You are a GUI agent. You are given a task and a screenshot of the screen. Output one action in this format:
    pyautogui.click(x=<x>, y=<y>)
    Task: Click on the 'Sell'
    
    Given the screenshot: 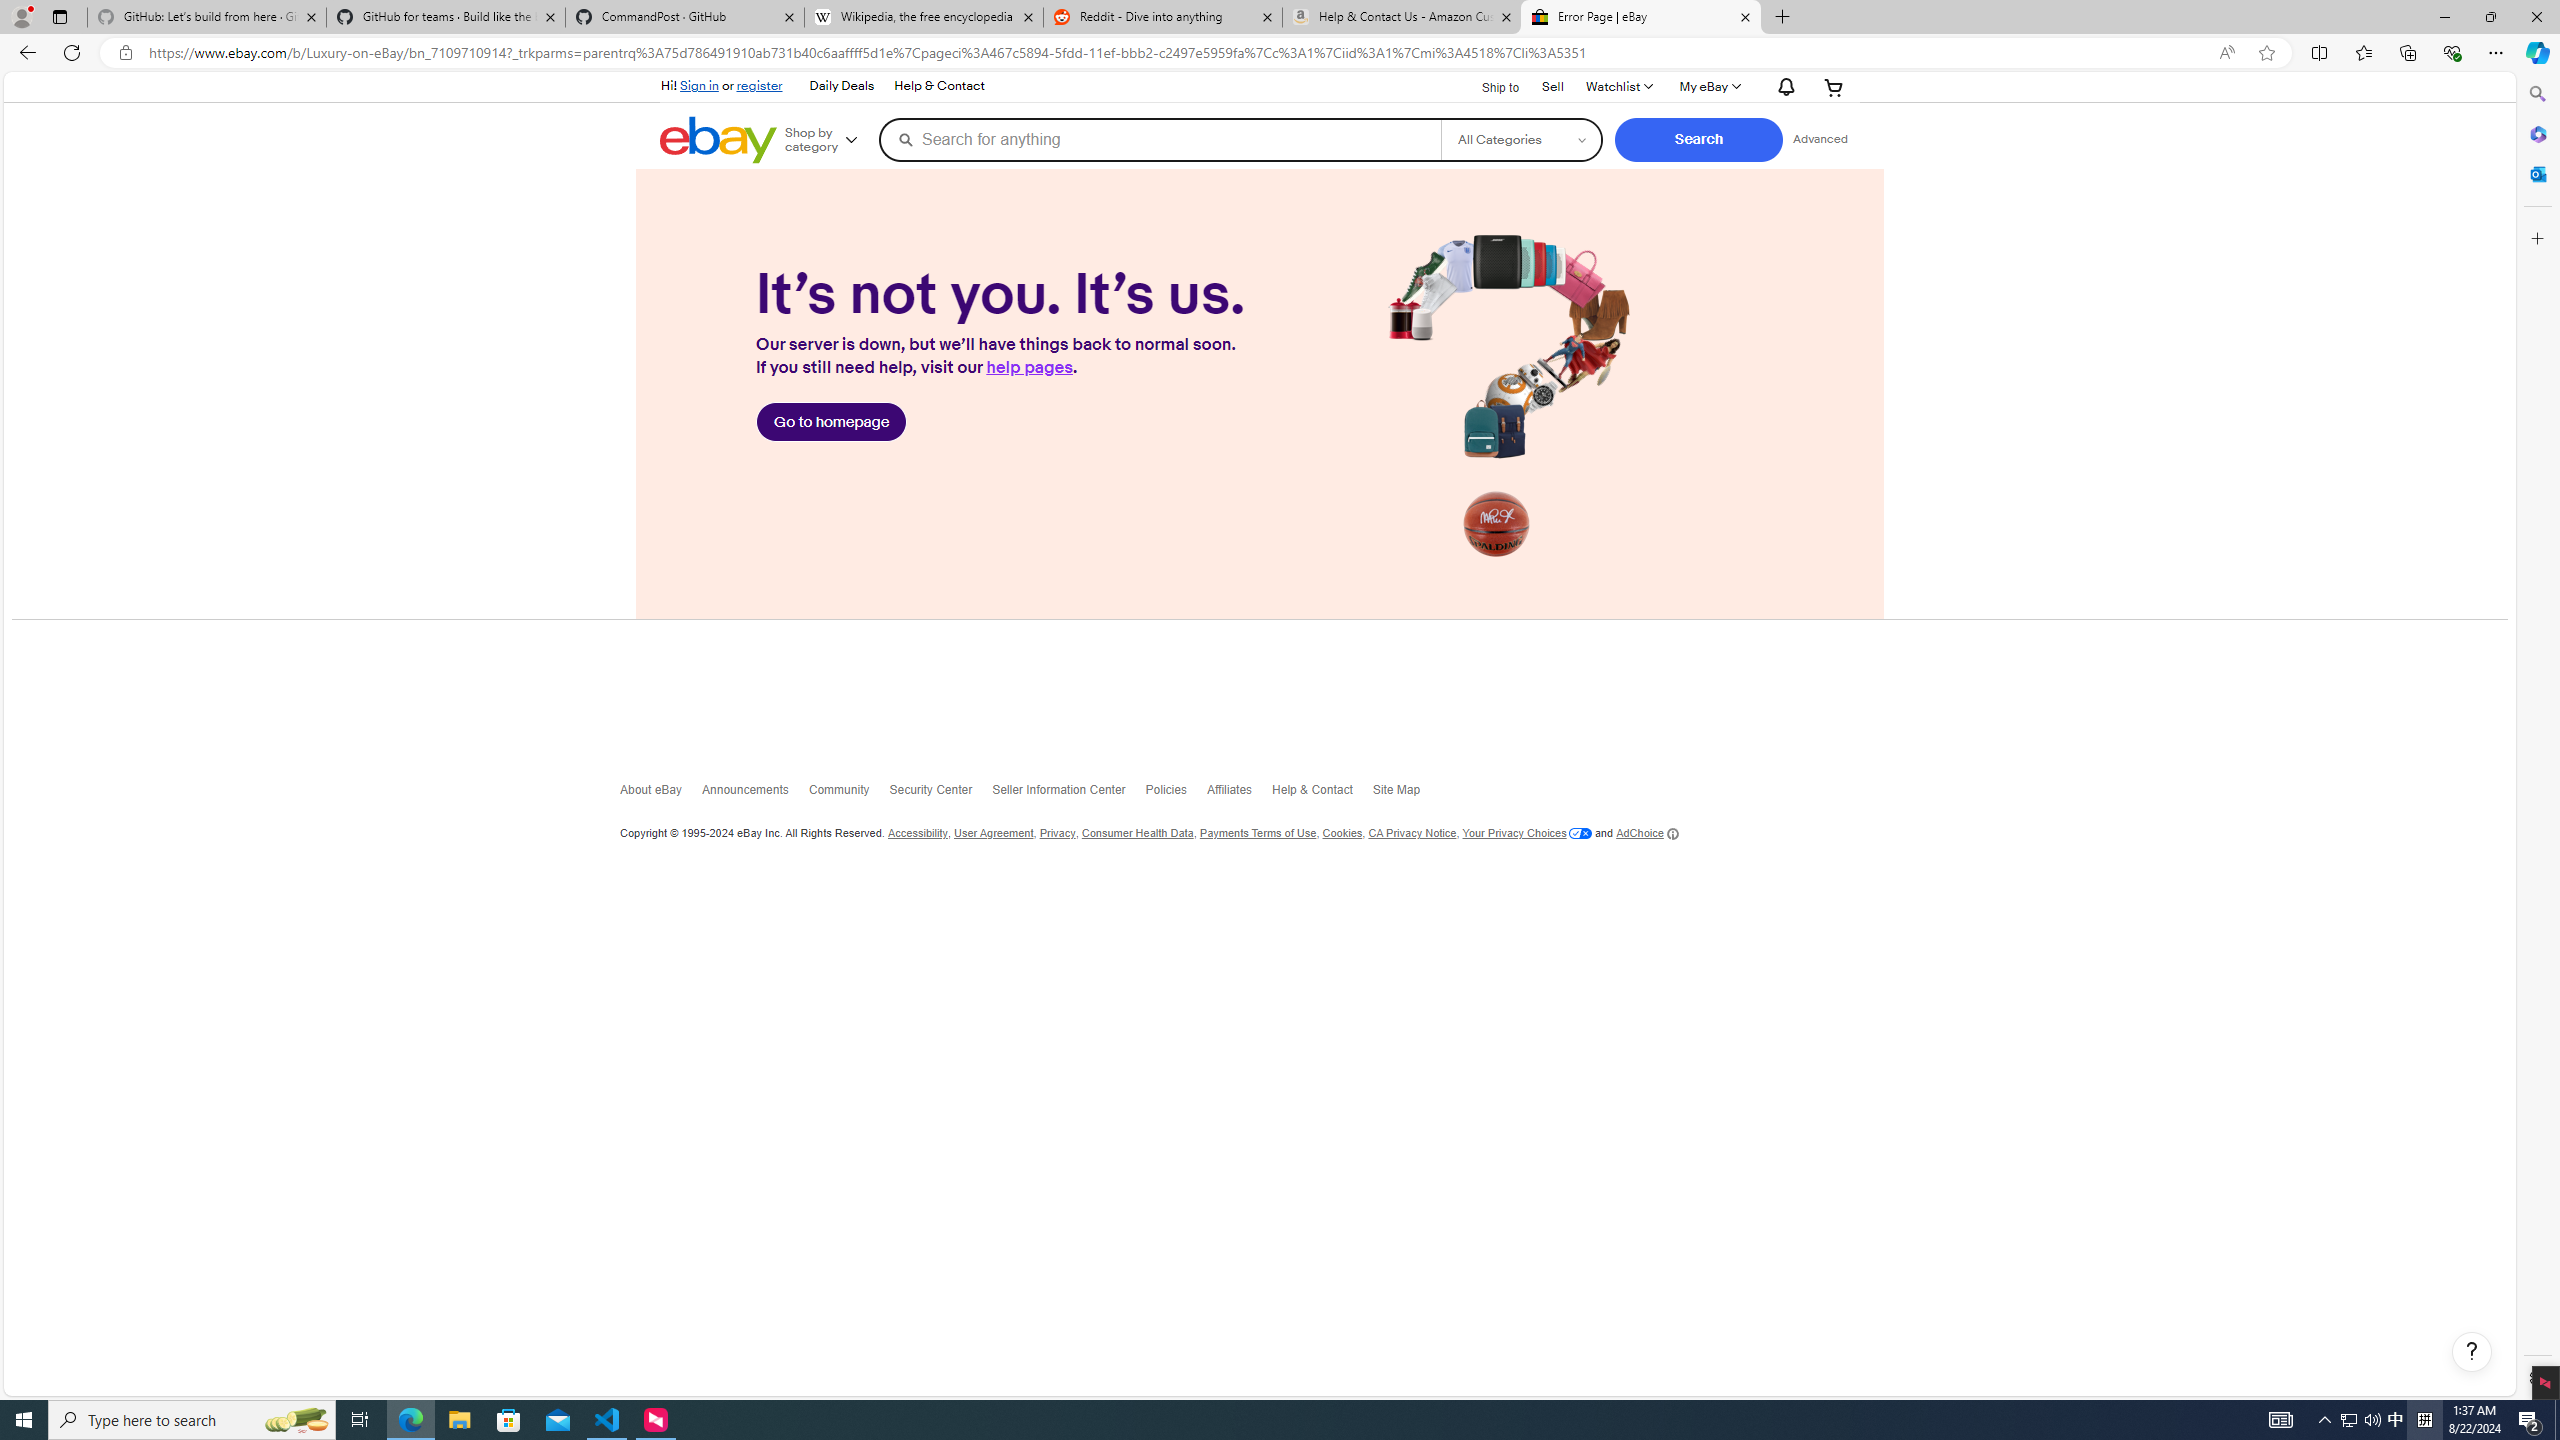 What is the action you would take?
    pyautogui.click(x=1553, y=84)
    